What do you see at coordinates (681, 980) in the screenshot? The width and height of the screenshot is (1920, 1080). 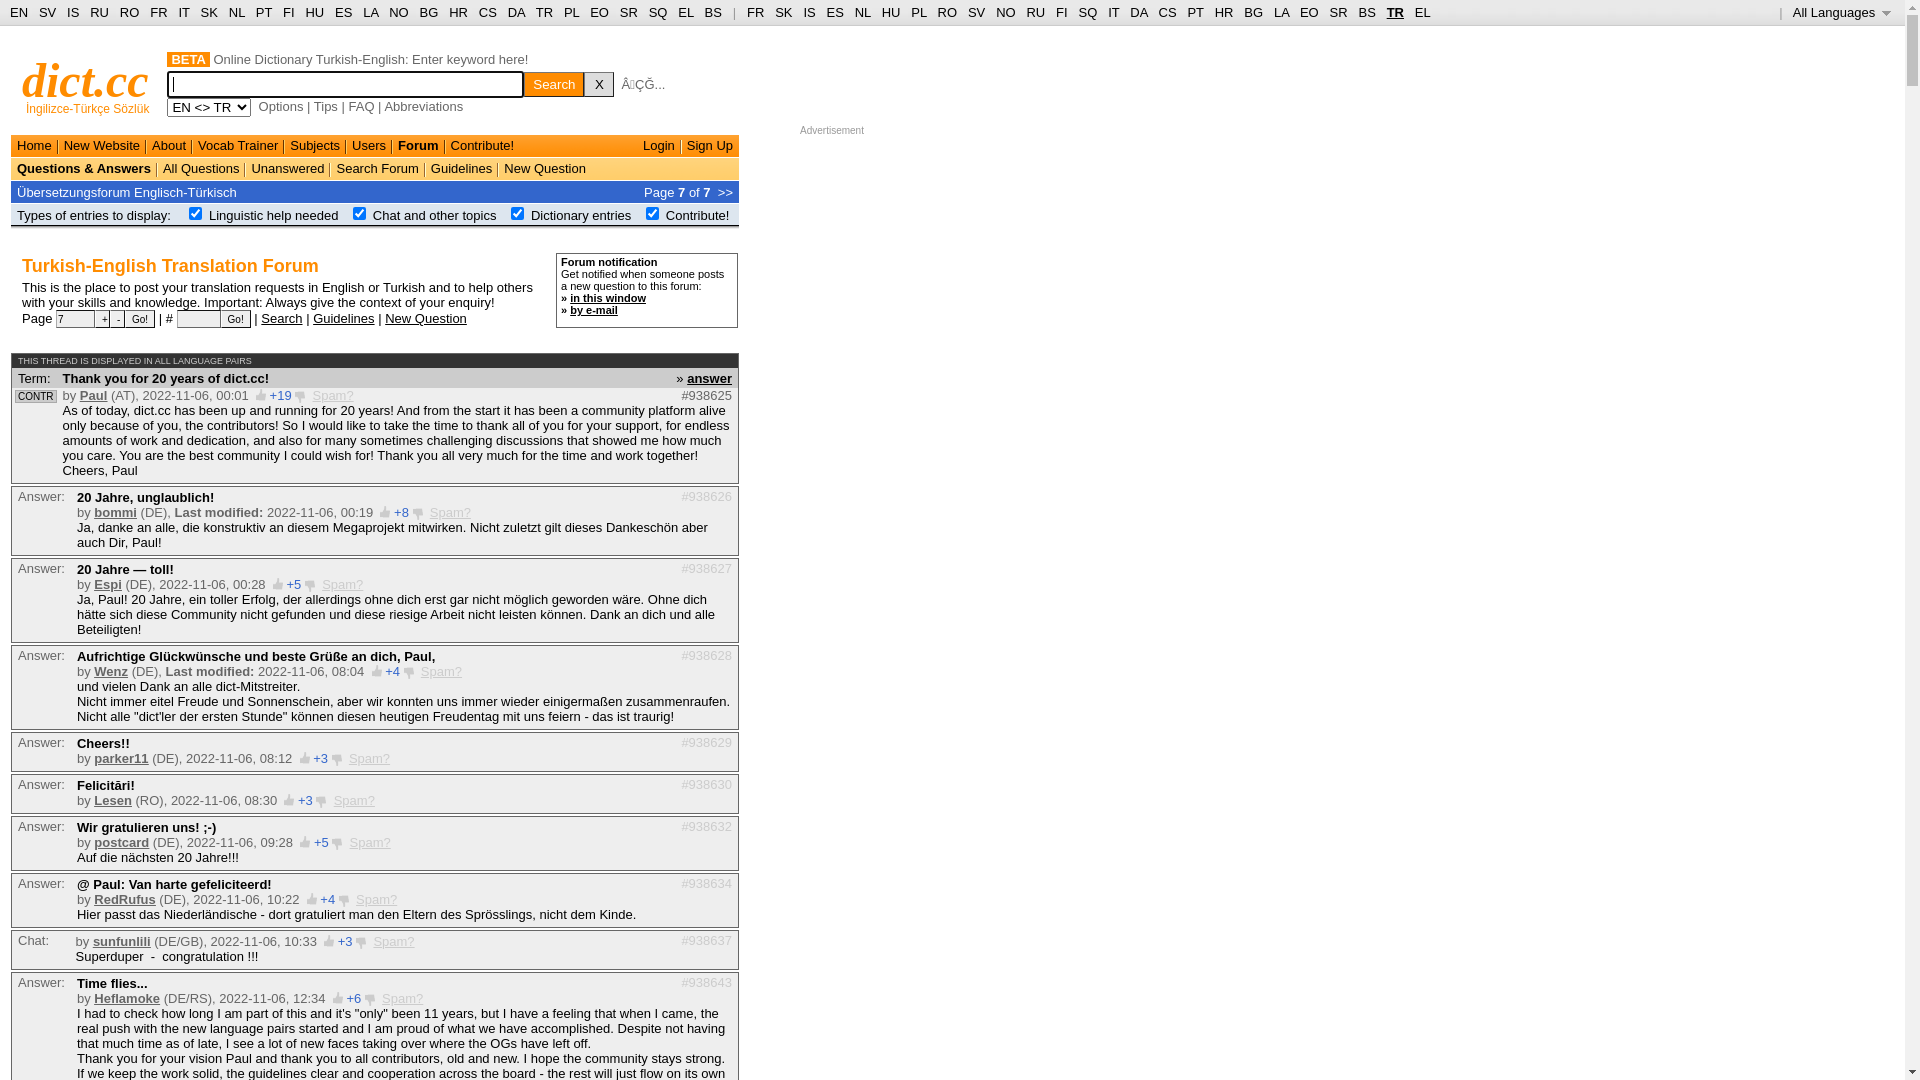 I see `'#938643'` at bounding box center [681, 980].